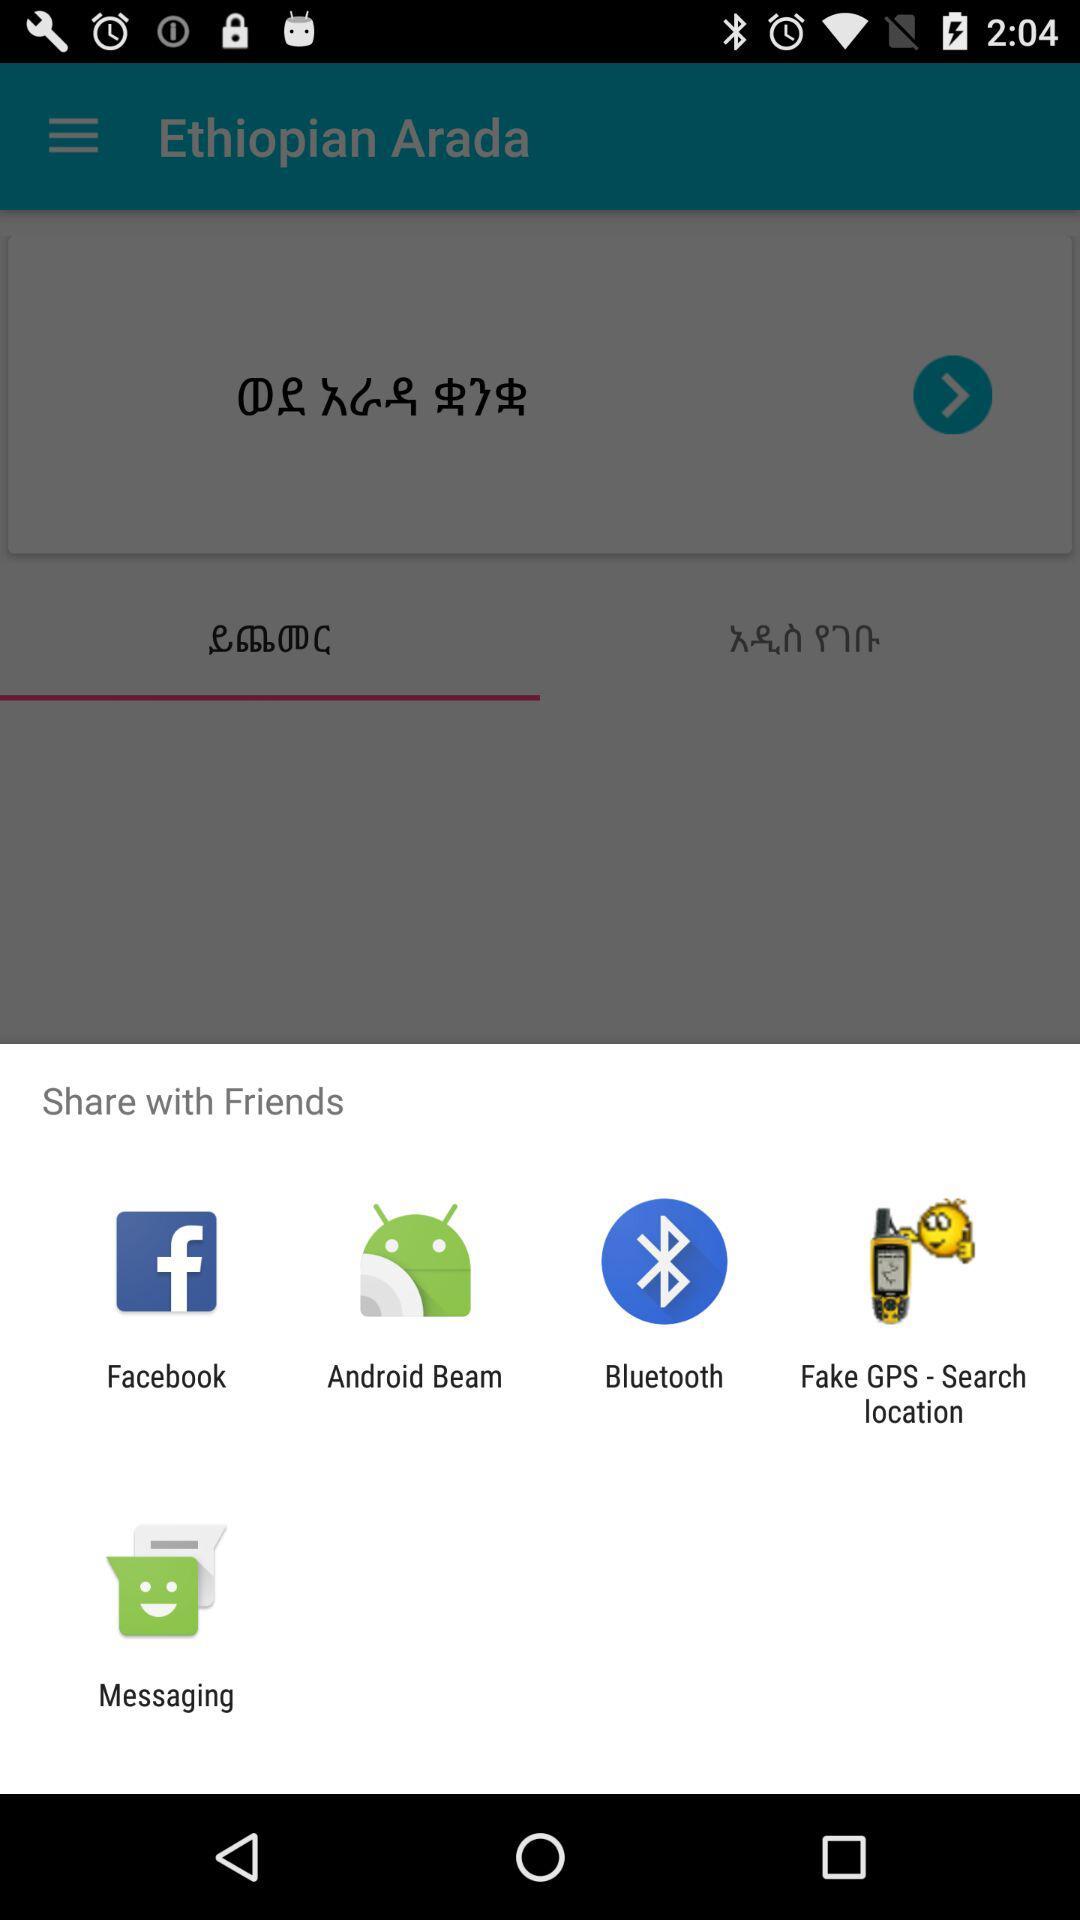 The width and height of the screenshot is (1080, 1920). I want to click on bluetooth, so click(664, 1392).